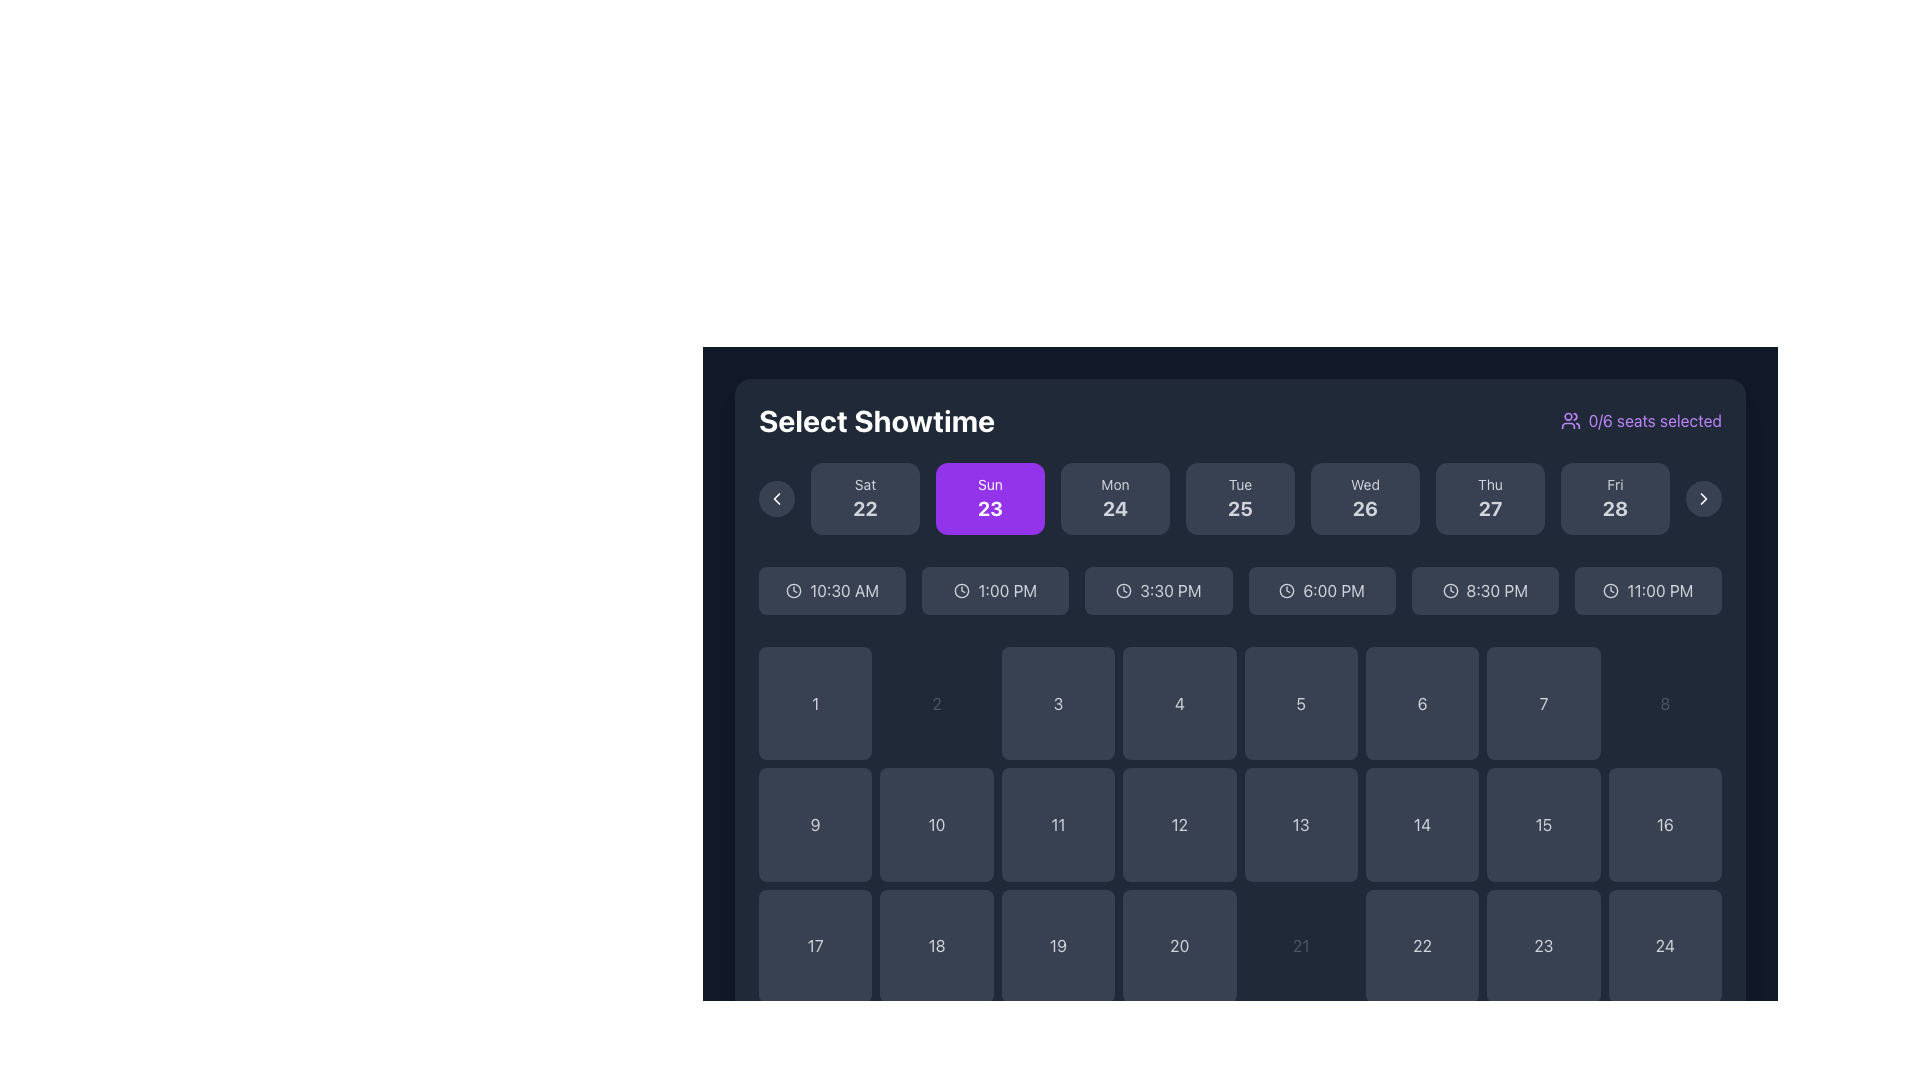 This screenshot has height=1080, width=1920. What do you see at coordinates (1364, 497) in the screenshot?
I see `the day selector button for 'Wednesday 26th'` at bounding box center [1364, 497].